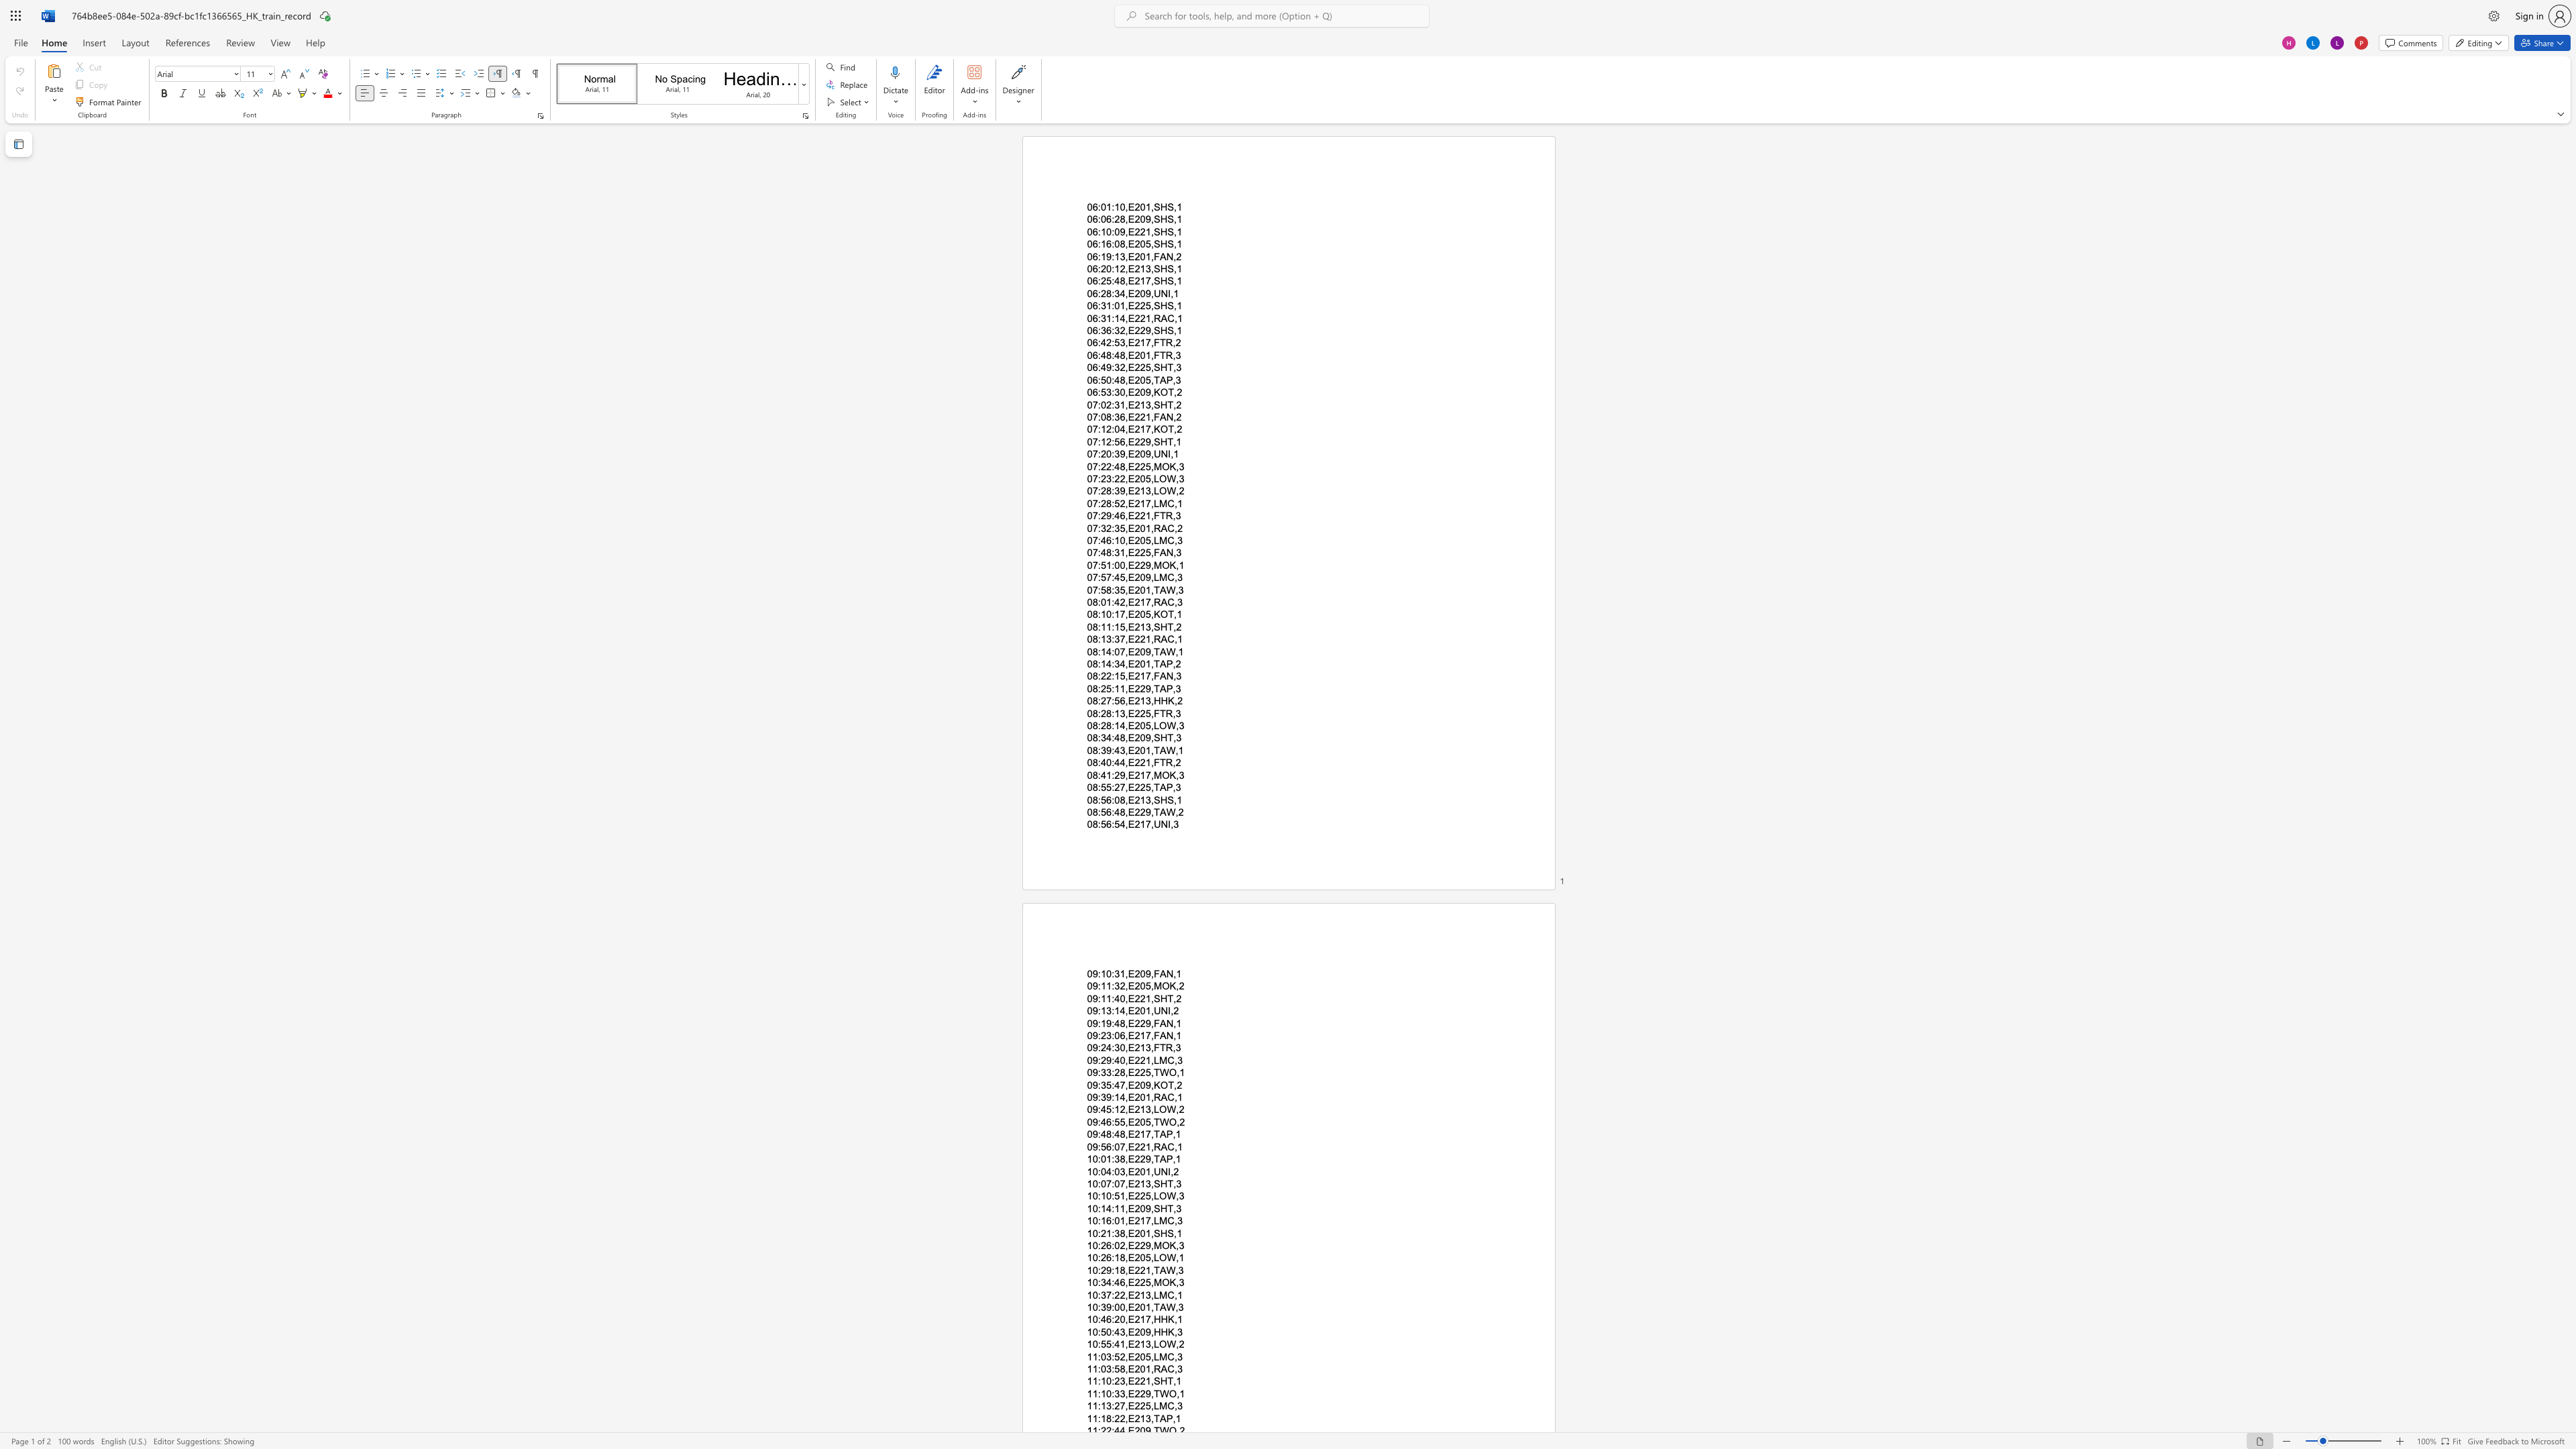 The height and width of the screenshot is (1449, 2576). Describe the element at coordinates (1144, 466) in the screenshot. I see `the subset text "5,M" within the text "07:22:48,E225,MOK,3"` at that location.